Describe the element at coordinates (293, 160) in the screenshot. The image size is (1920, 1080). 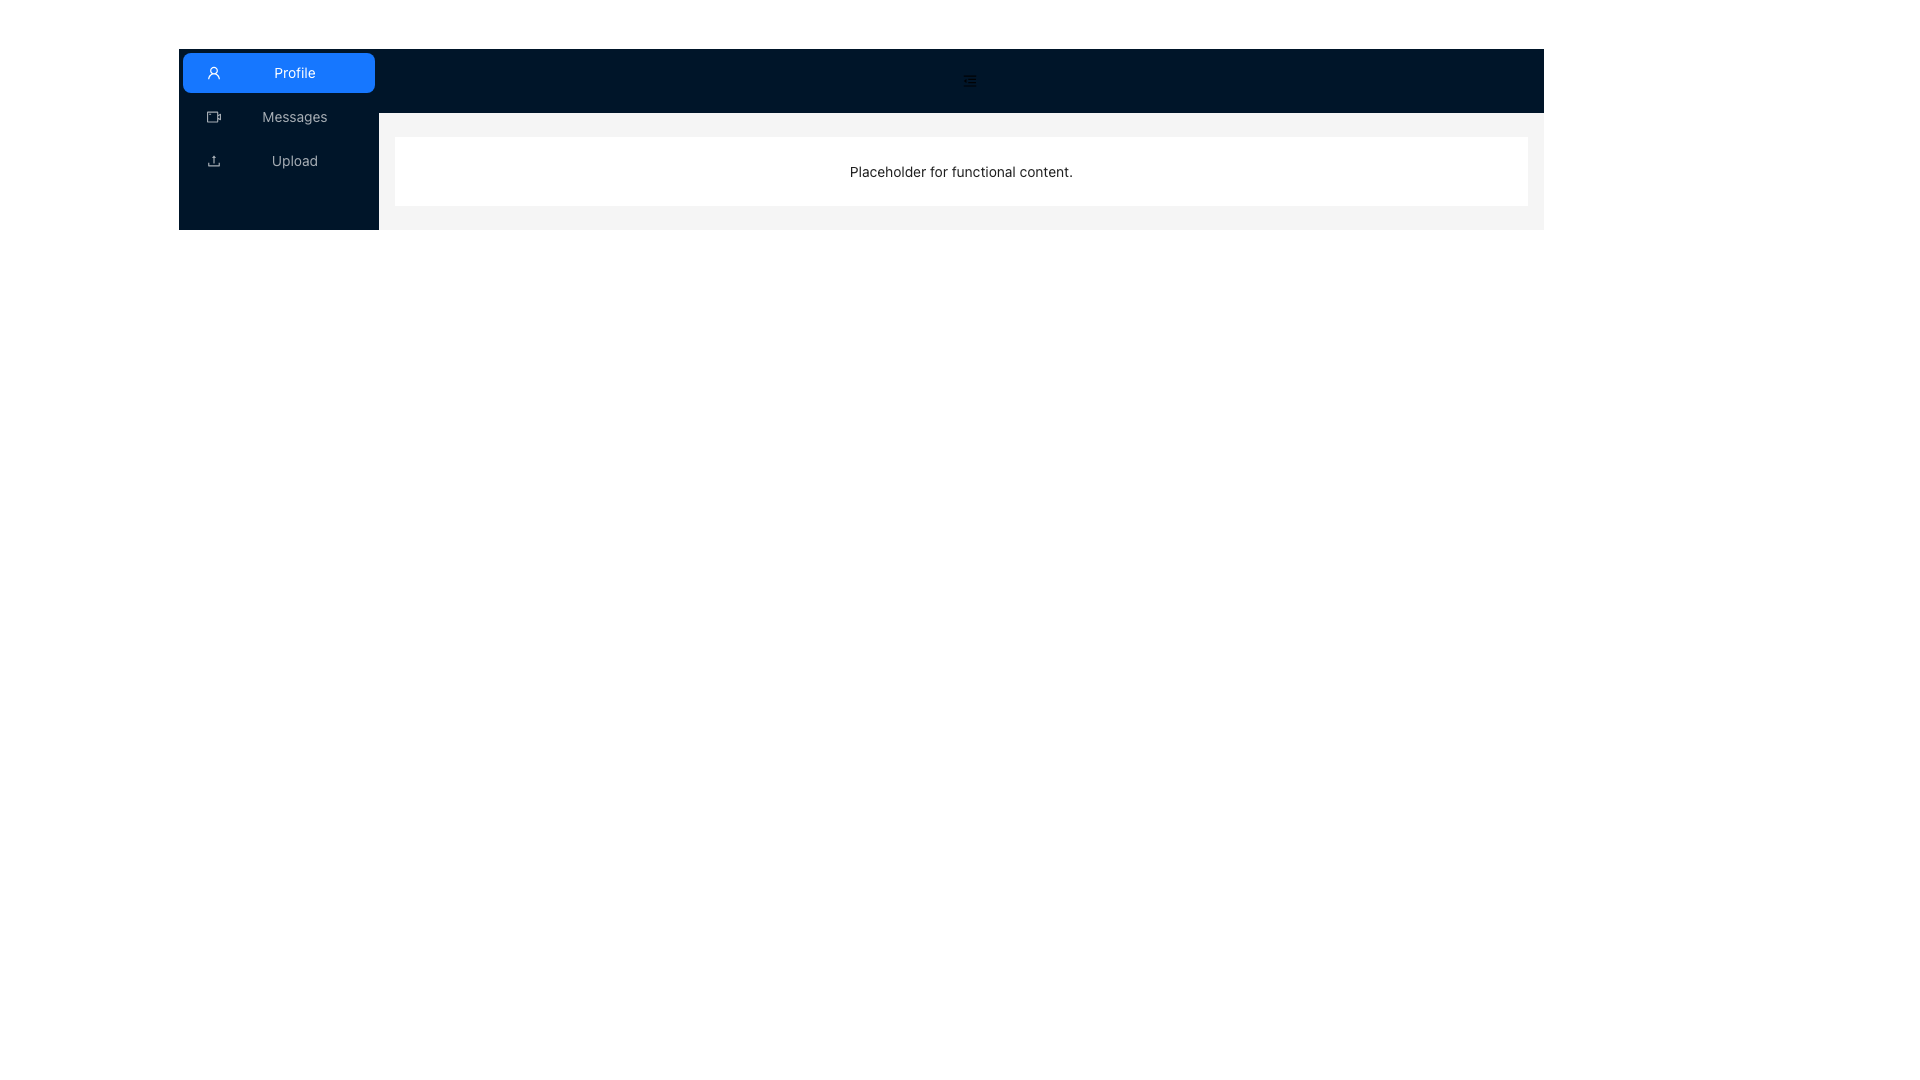
I see `text label that represents the upload action in the vertical navigation bar, located beneath 'Messages'` at that location.